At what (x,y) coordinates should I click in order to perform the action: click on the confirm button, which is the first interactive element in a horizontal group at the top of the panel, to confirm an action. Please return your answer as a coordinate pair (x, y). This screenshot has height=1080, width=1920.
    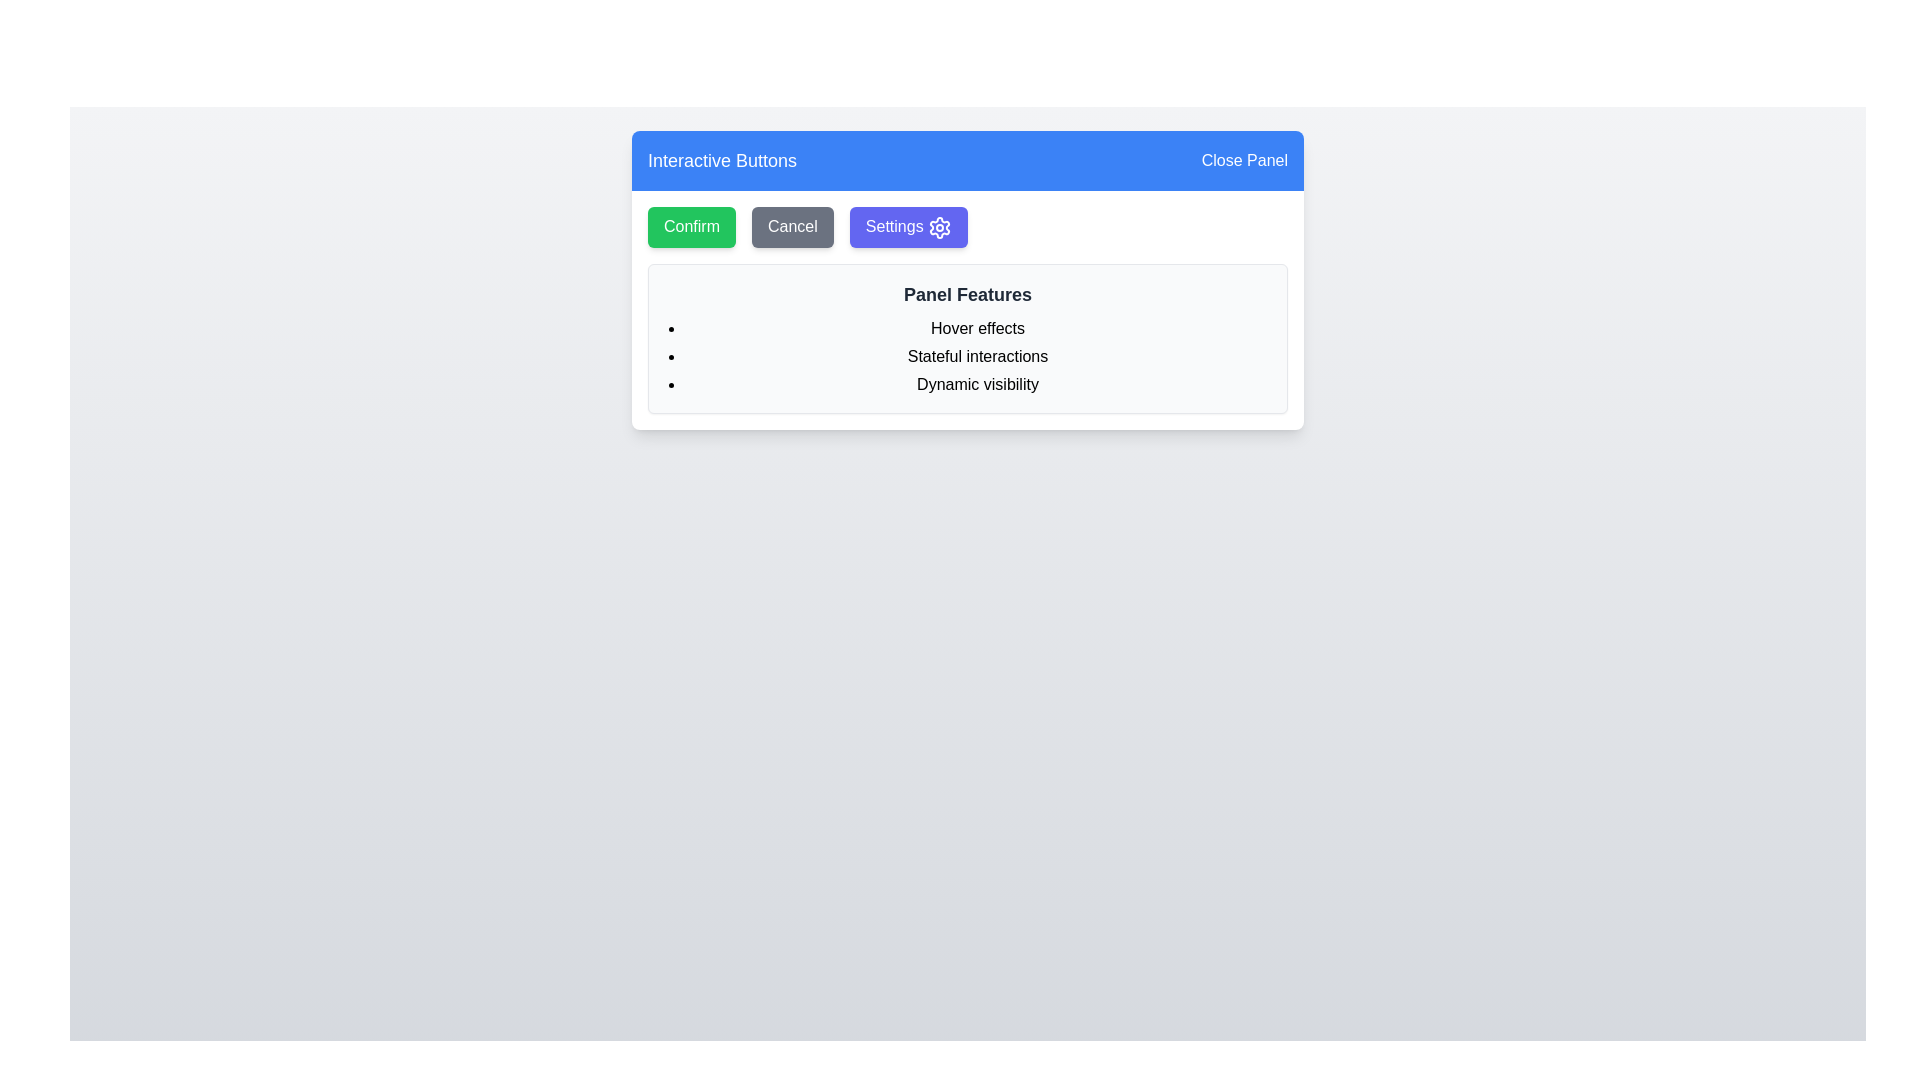
    Looking at the image, I should click on (691, 226).